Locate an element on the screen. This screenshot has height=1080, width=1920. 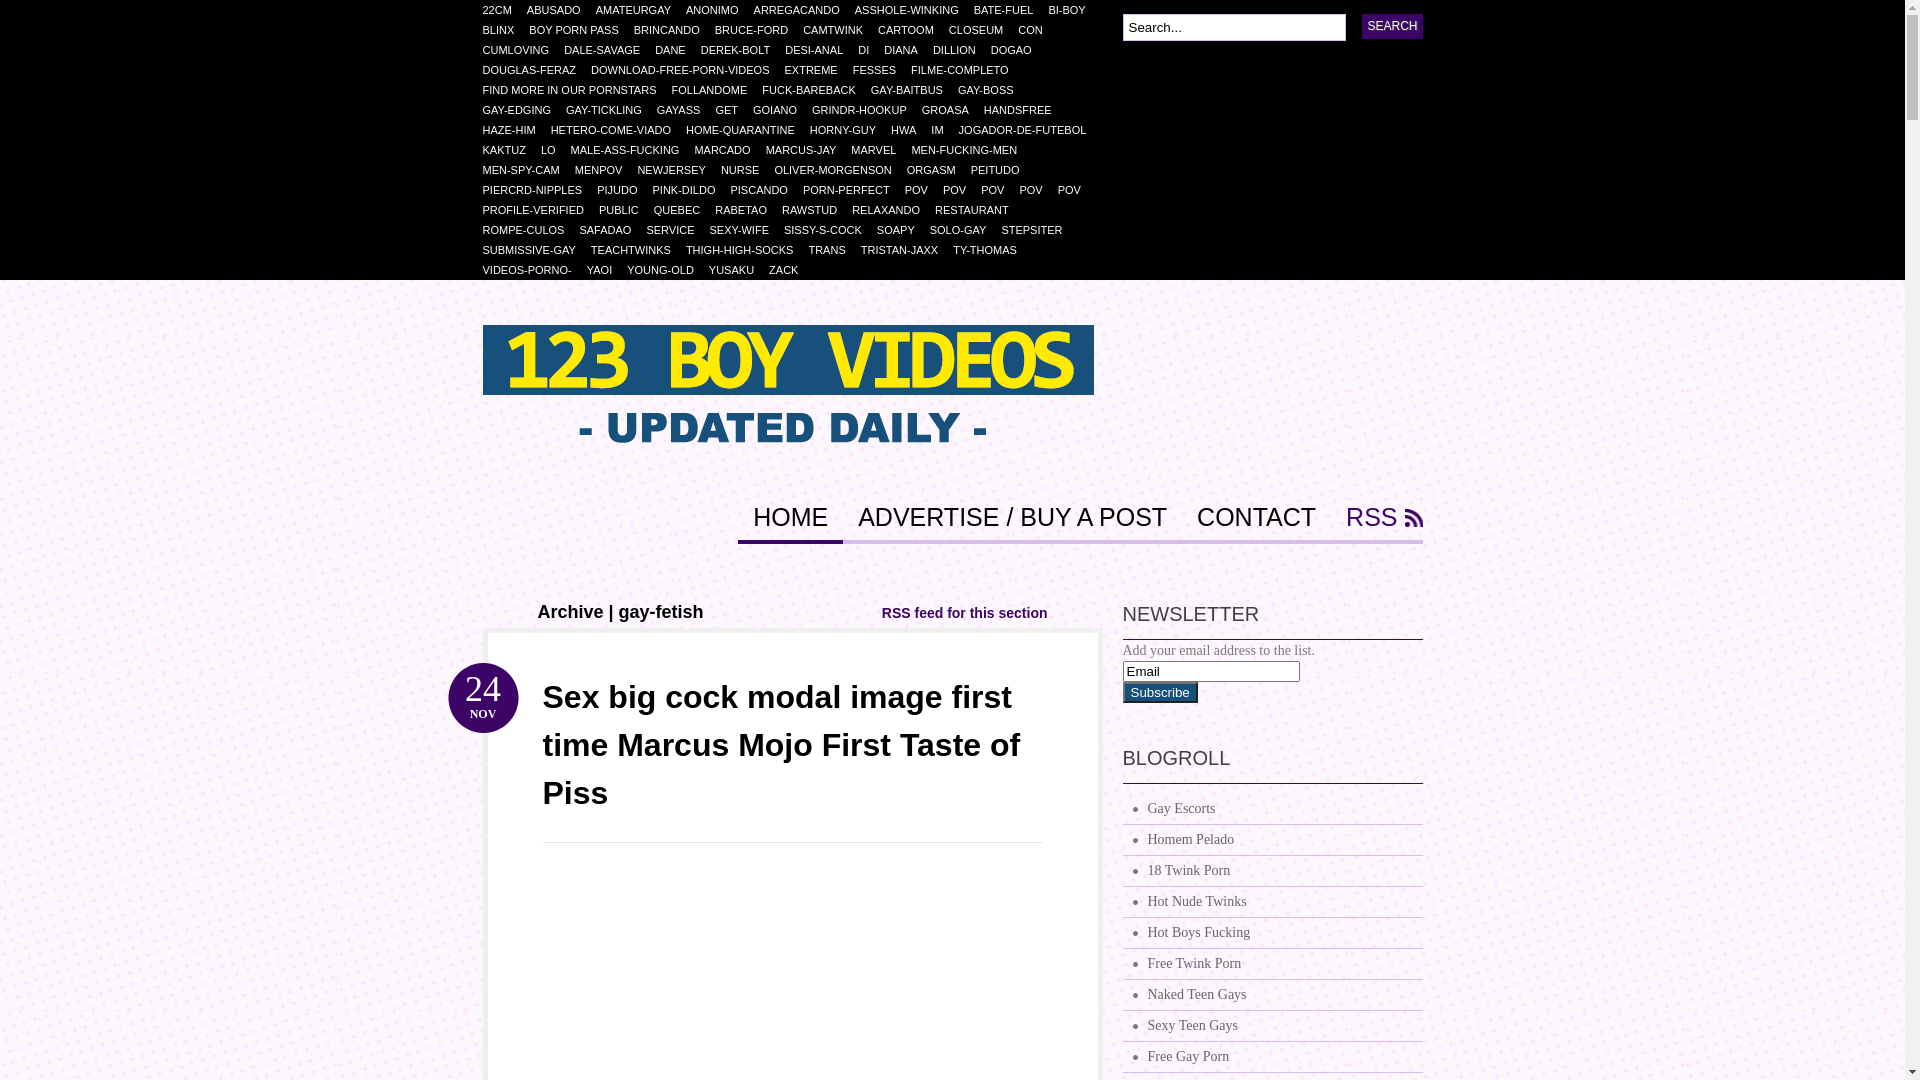
'HOME' is located at coordinates (737, 523).